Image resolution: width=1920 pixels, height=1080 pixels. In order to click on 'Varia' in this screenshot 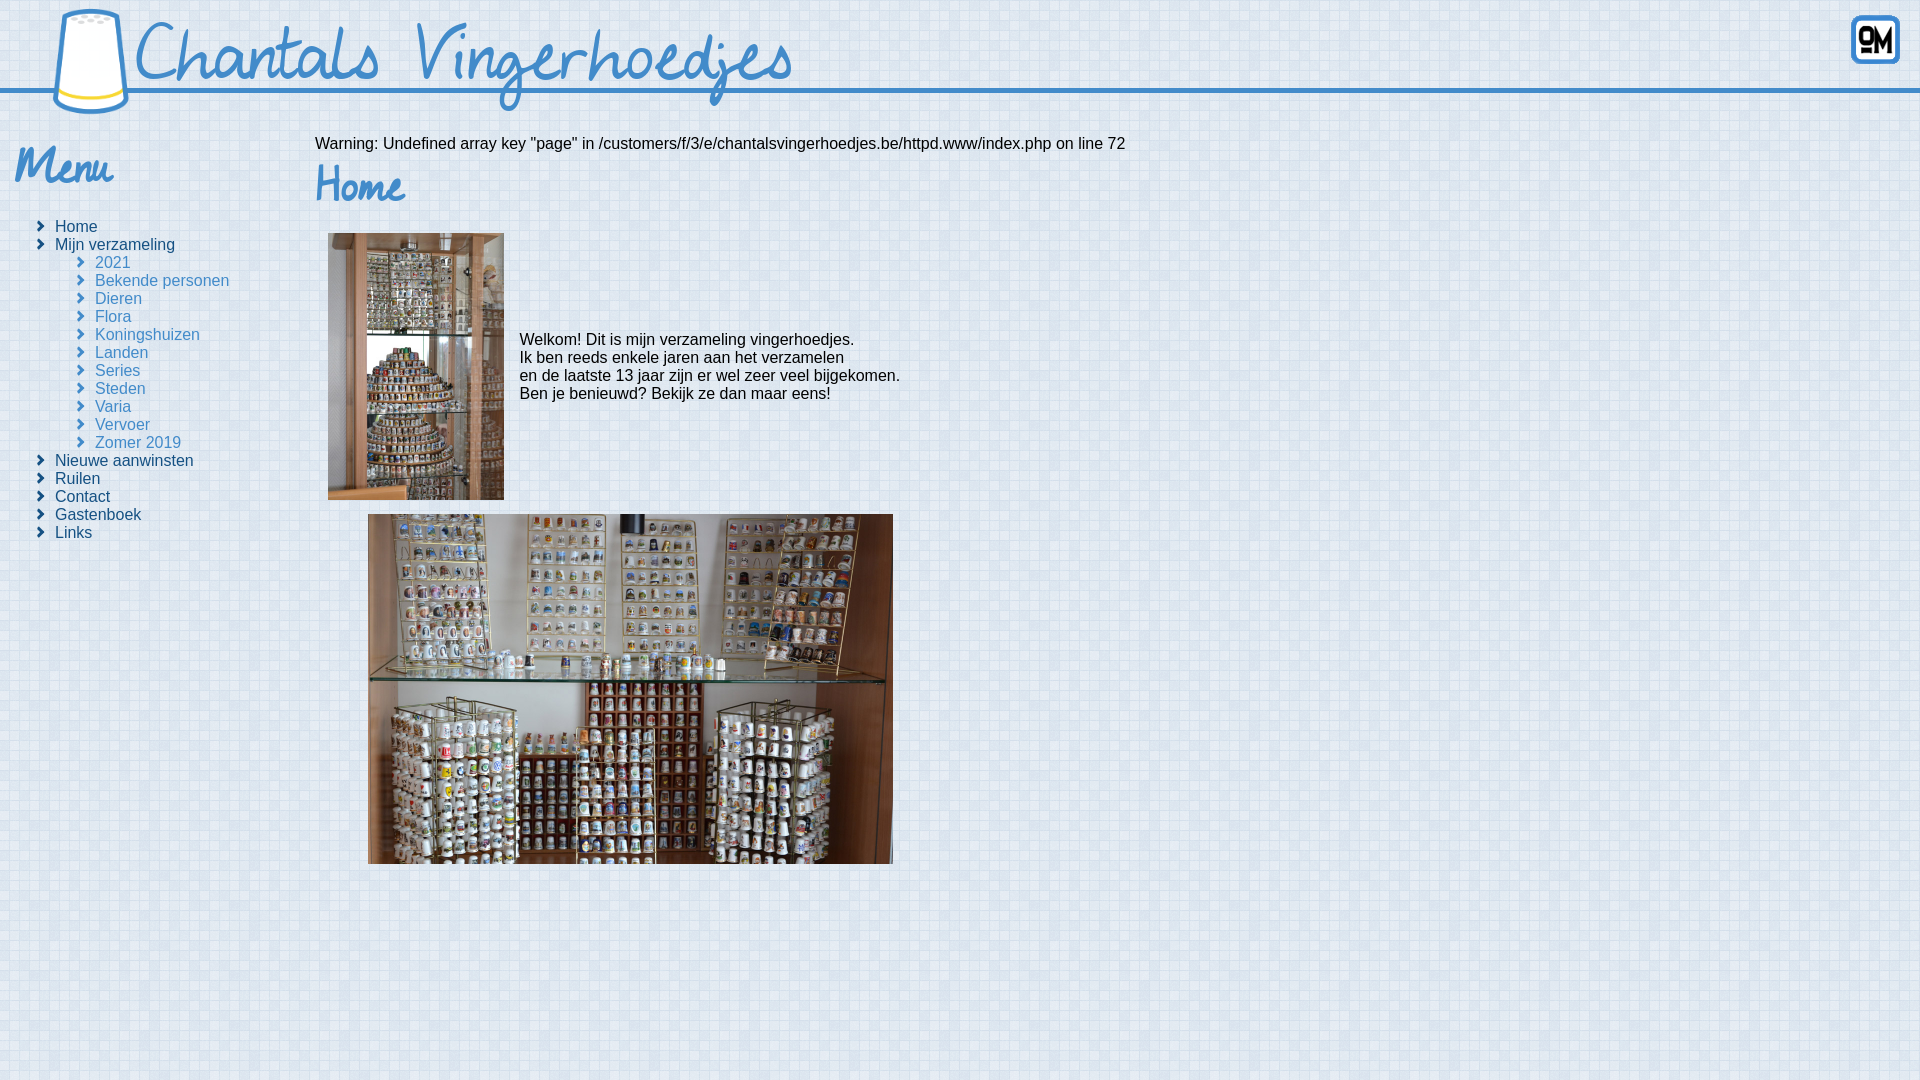, I will do `click(190, 406)`.